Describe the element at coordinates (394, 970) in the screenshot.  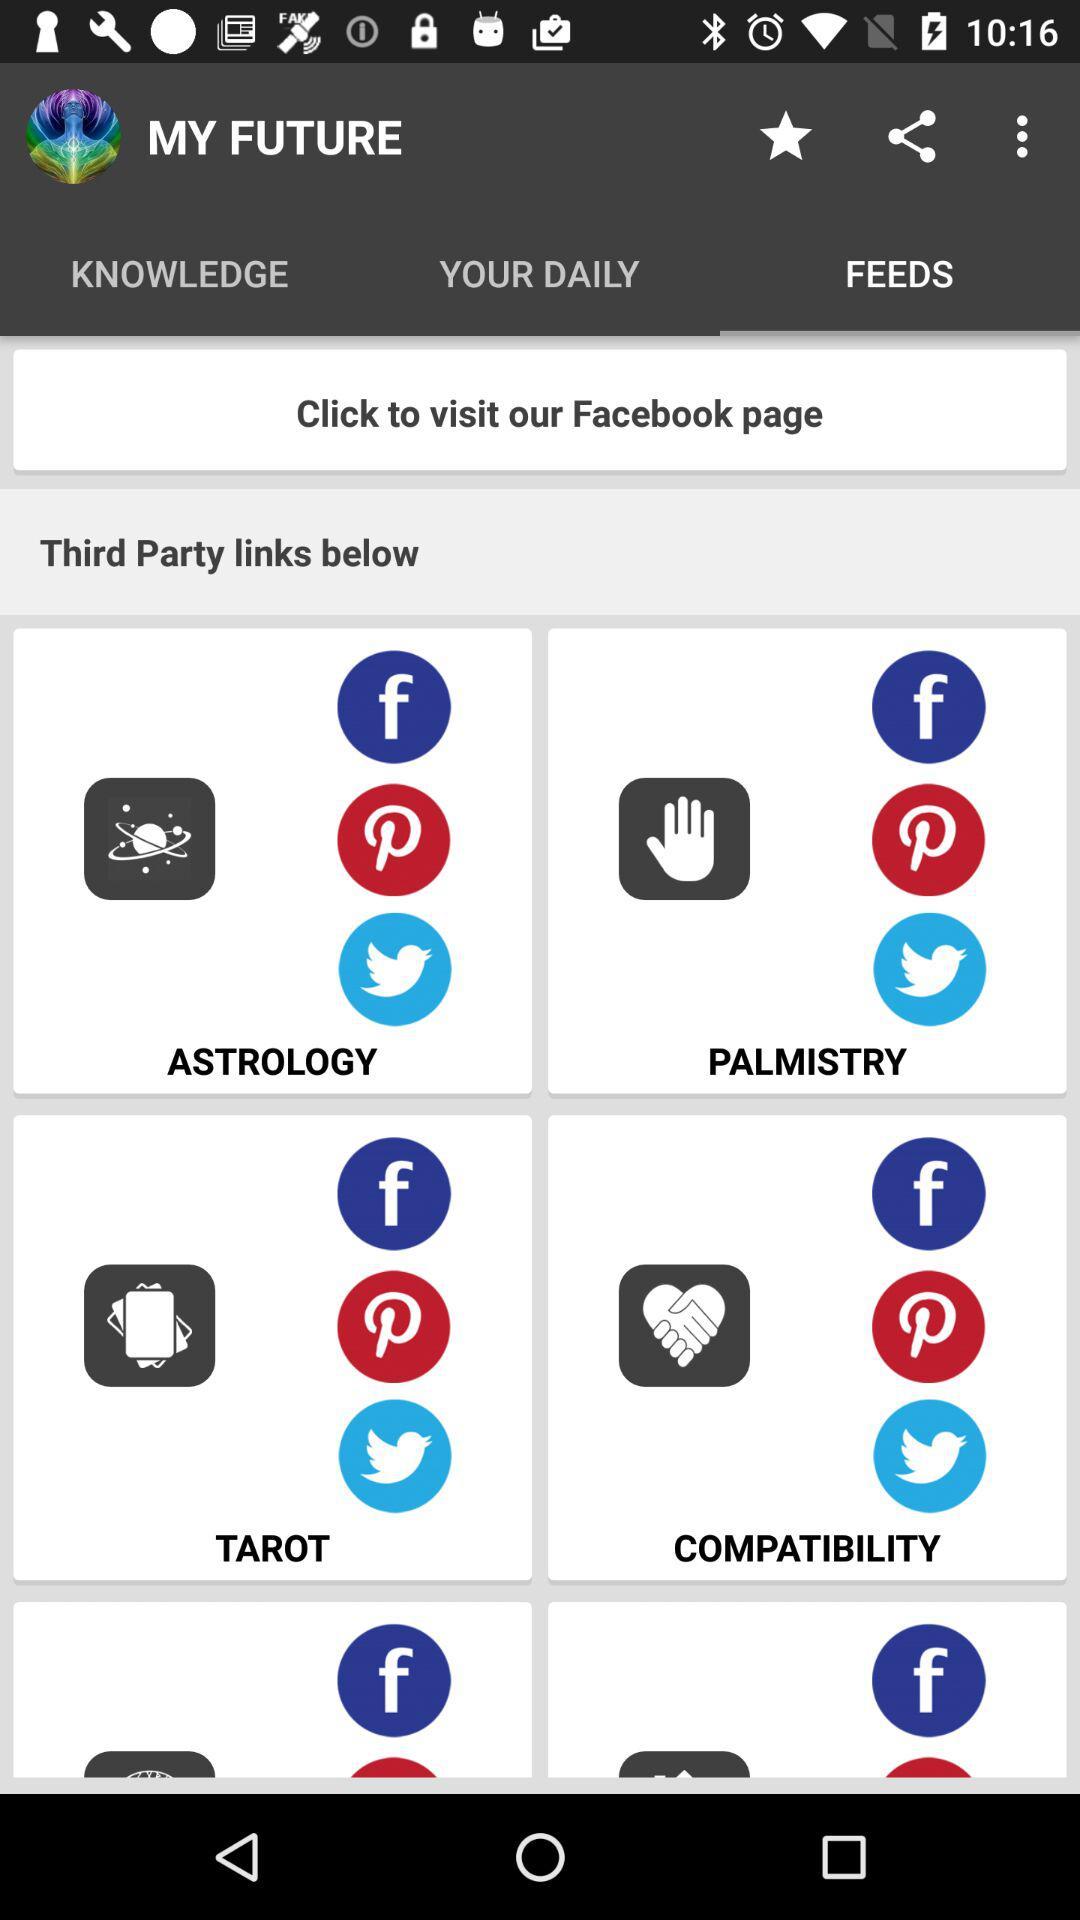
I see `post to twitter` at that location.